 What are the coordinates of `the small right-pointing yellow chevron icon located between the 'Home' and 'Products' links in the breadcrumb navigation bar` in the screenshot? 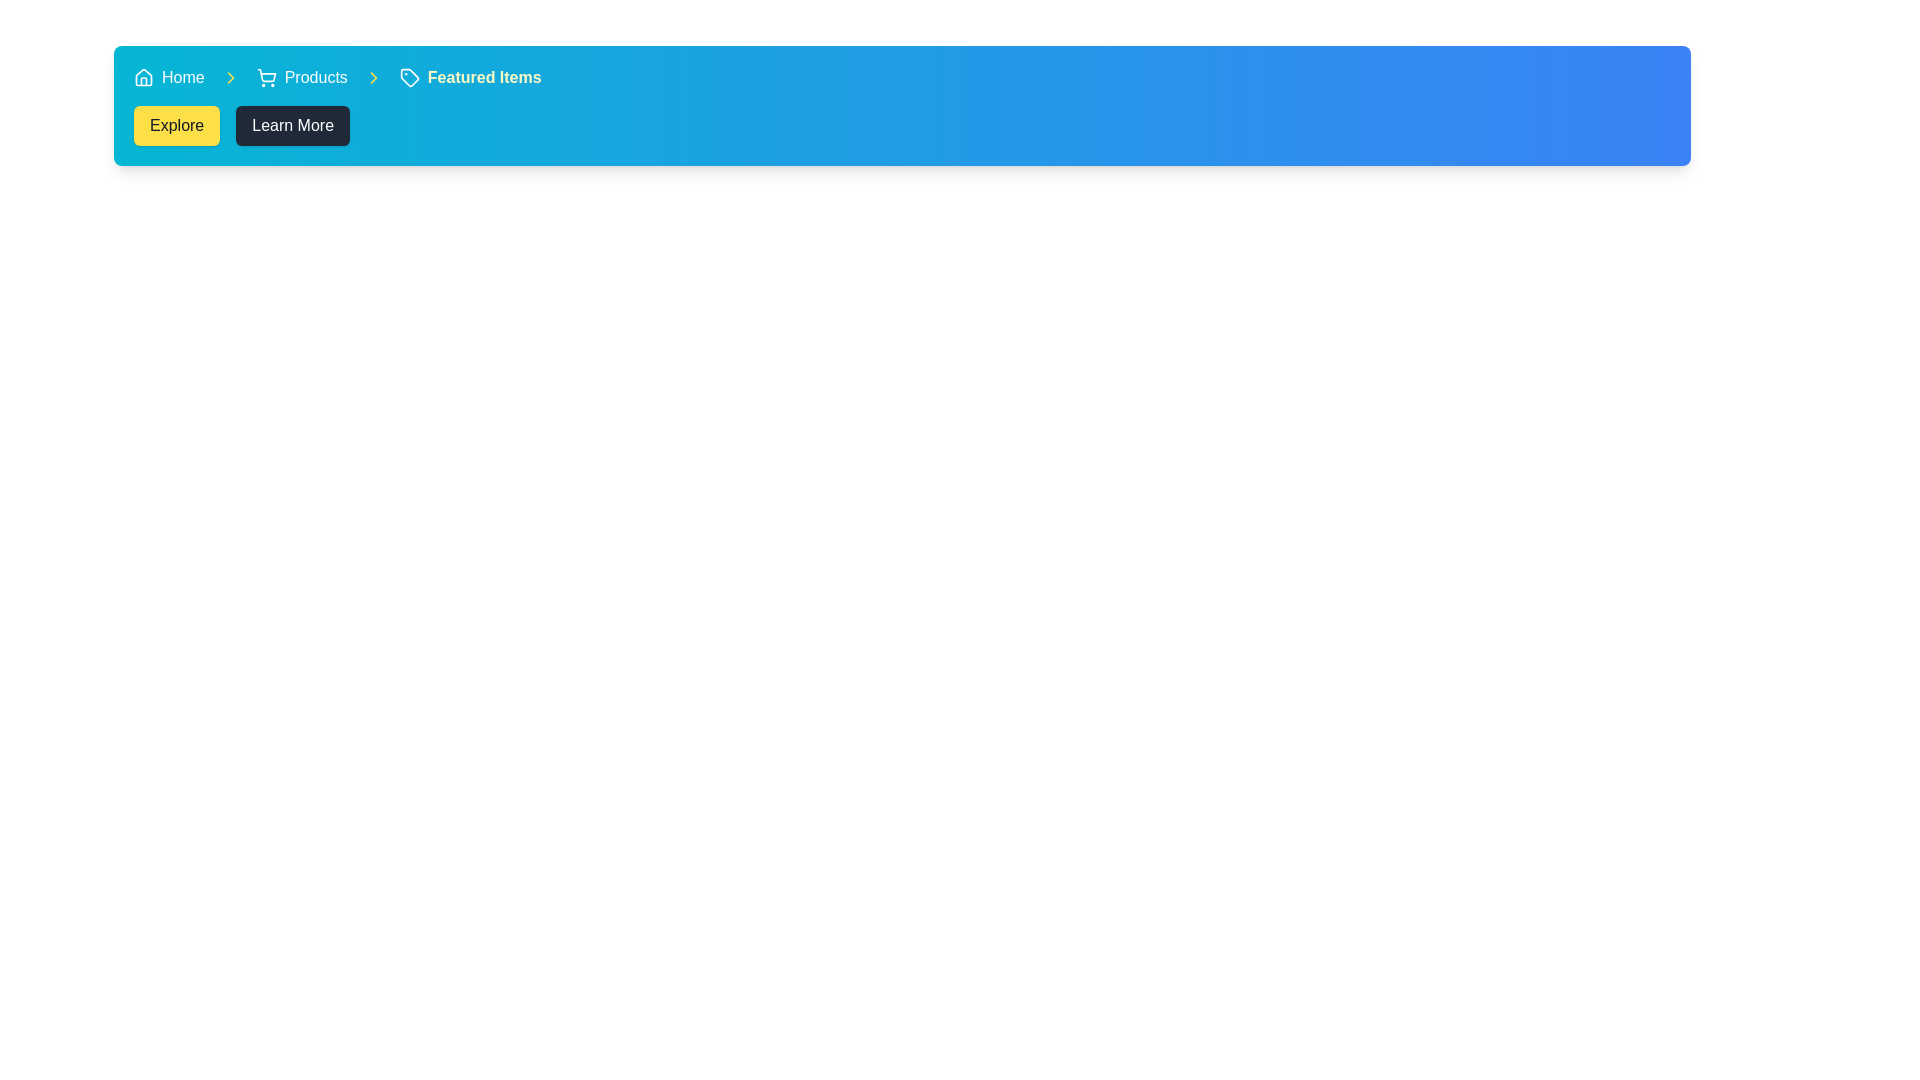 It's located at (230, 76).